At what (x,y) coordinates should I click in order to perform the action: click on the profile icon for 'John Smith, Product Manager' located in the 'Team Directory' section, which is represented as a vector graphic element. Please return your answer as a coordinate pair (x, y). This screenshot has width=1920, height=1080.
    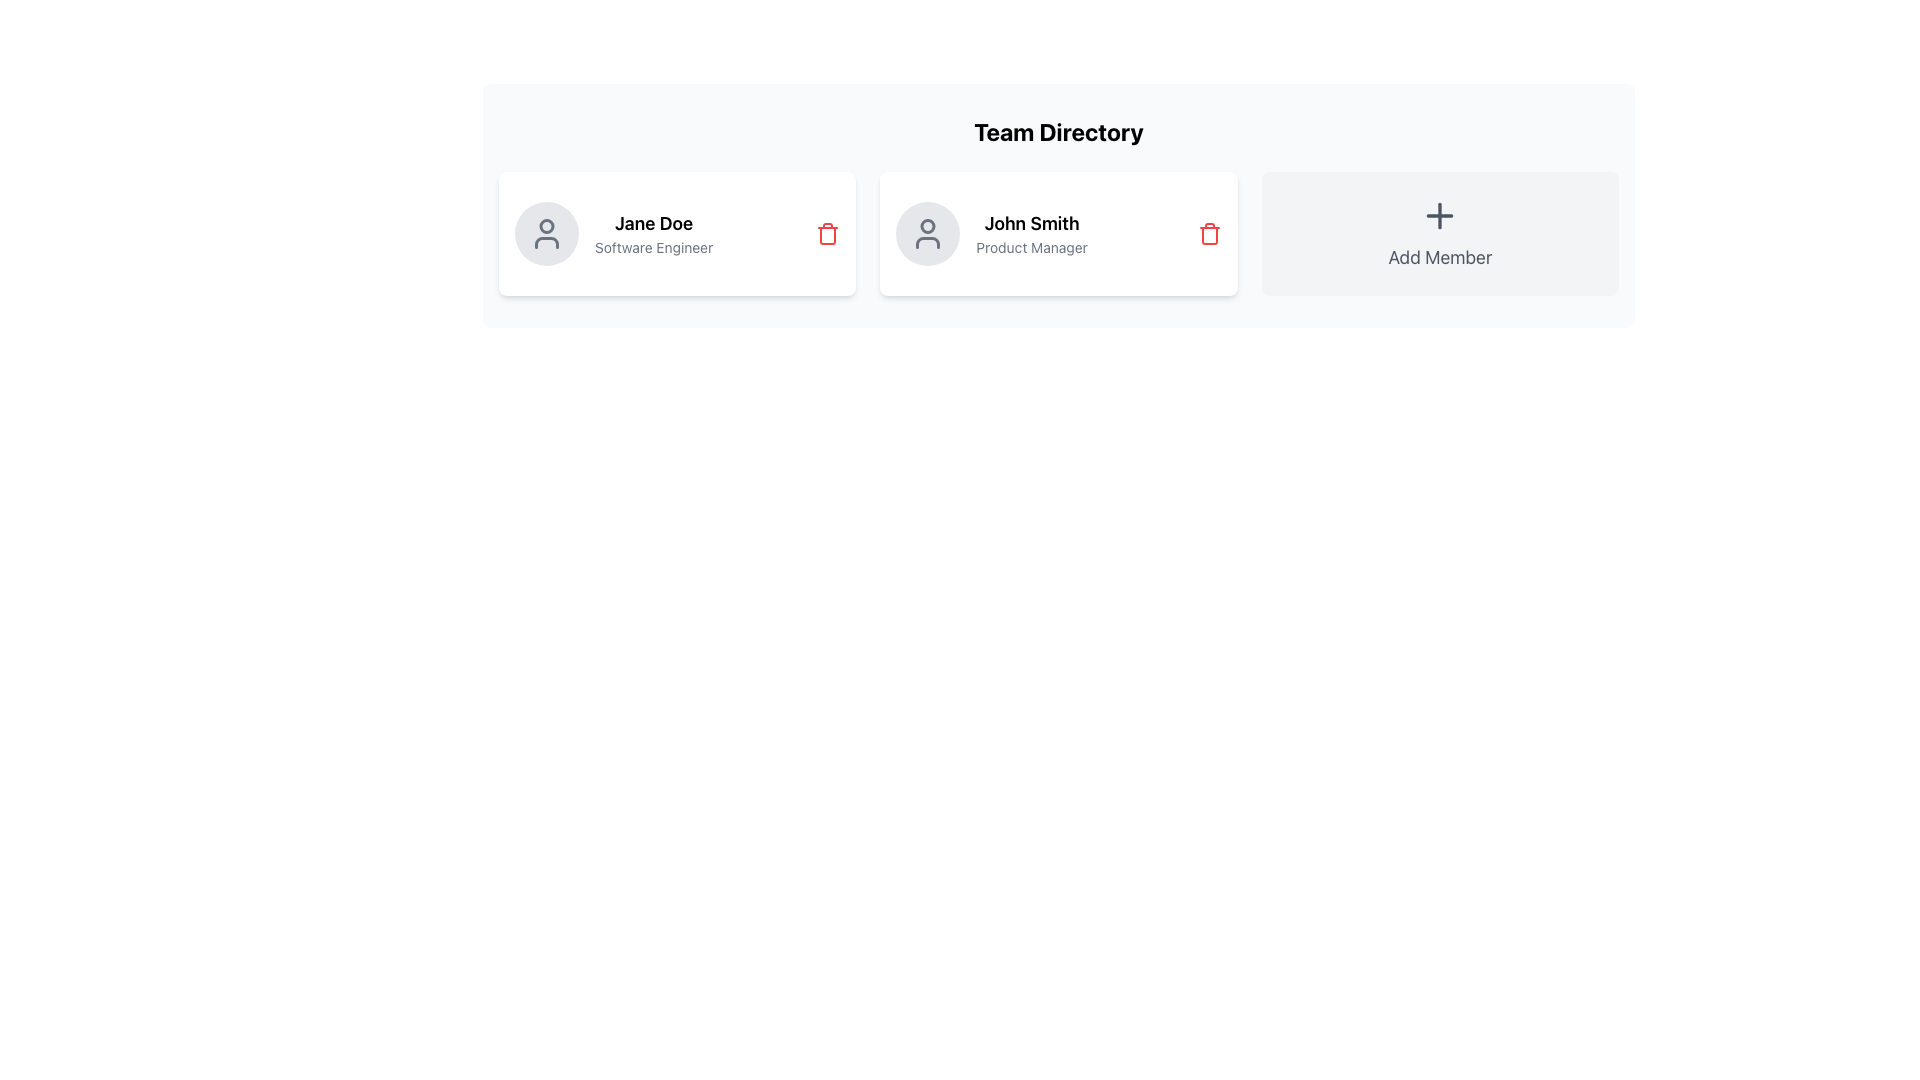
    Looking at the image, I should click on (927, 225).